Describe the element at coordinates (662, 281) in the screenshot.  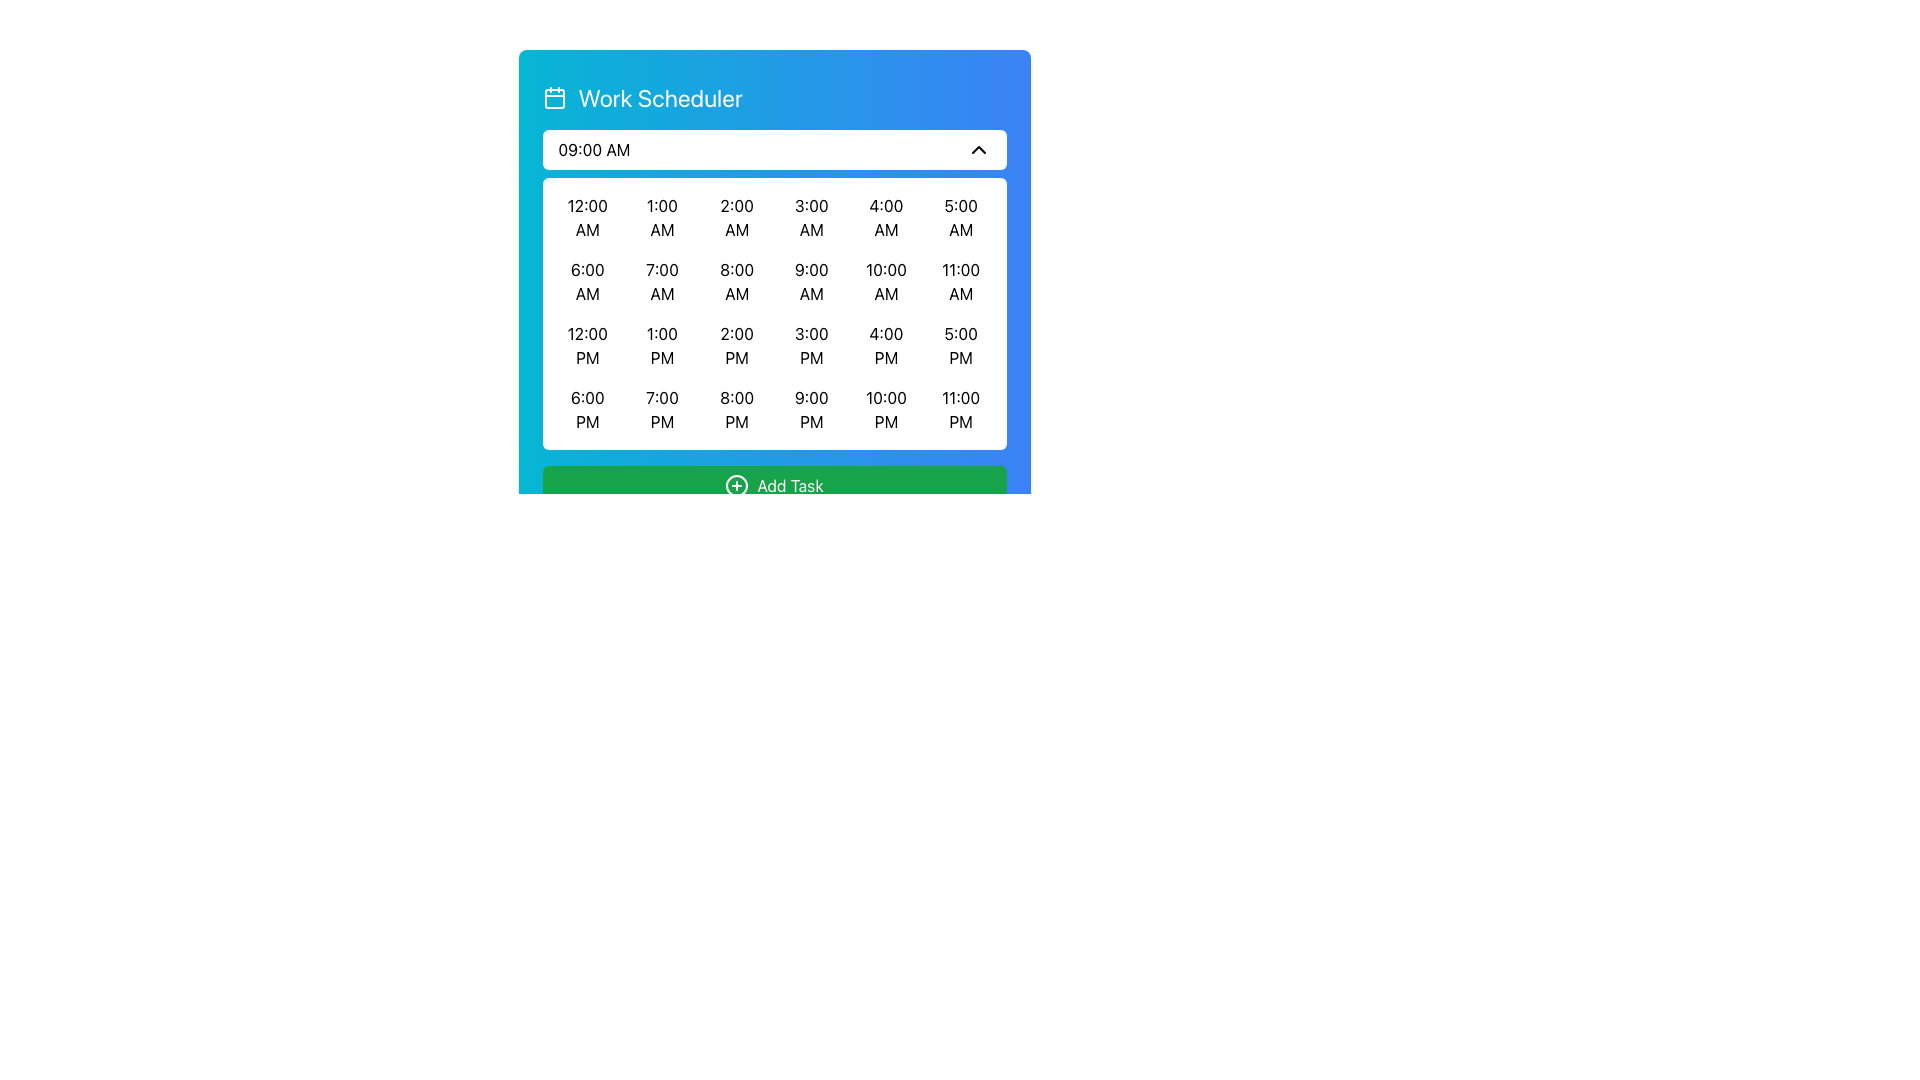
I see `the '7:00 AM' button in the time picker interface` at that location.